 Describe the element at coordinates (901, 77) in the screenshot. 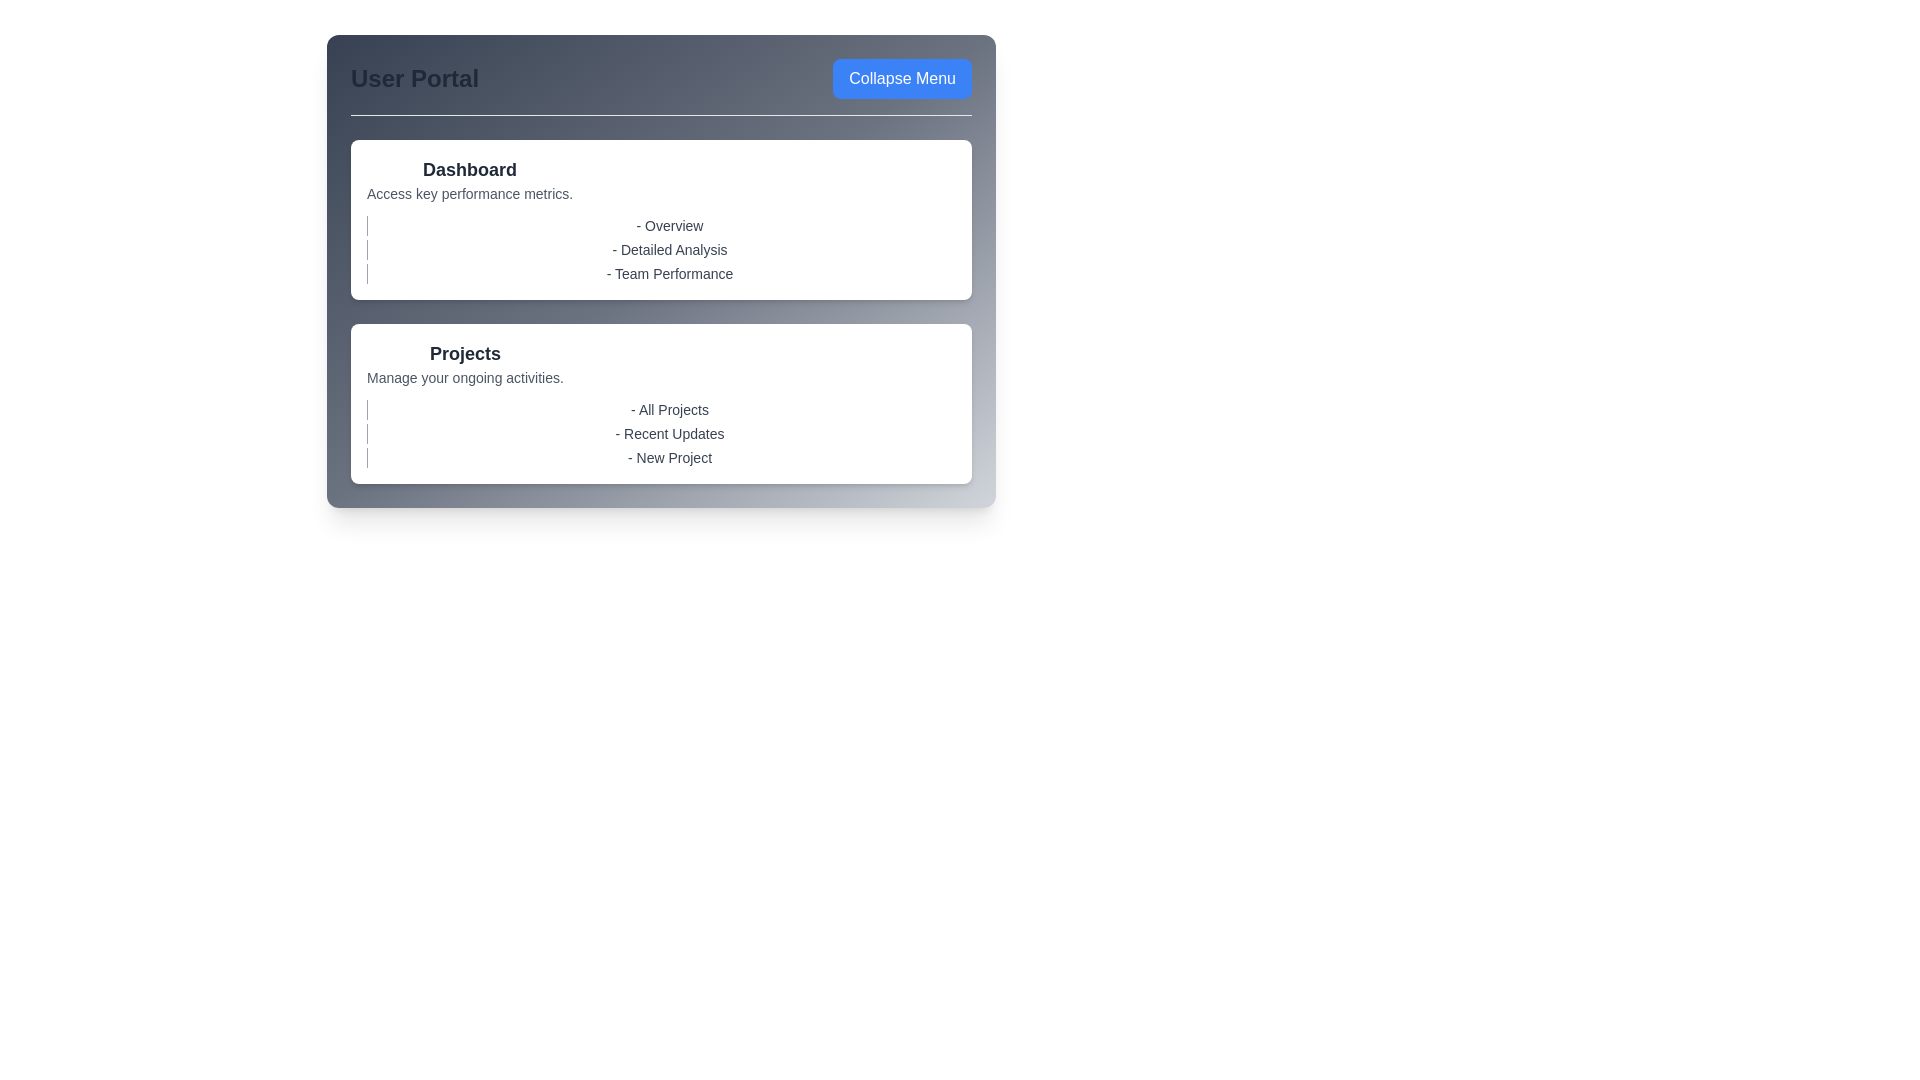

I see `the 'Collapse Menu' button to toggle the menu visibility` at that location.